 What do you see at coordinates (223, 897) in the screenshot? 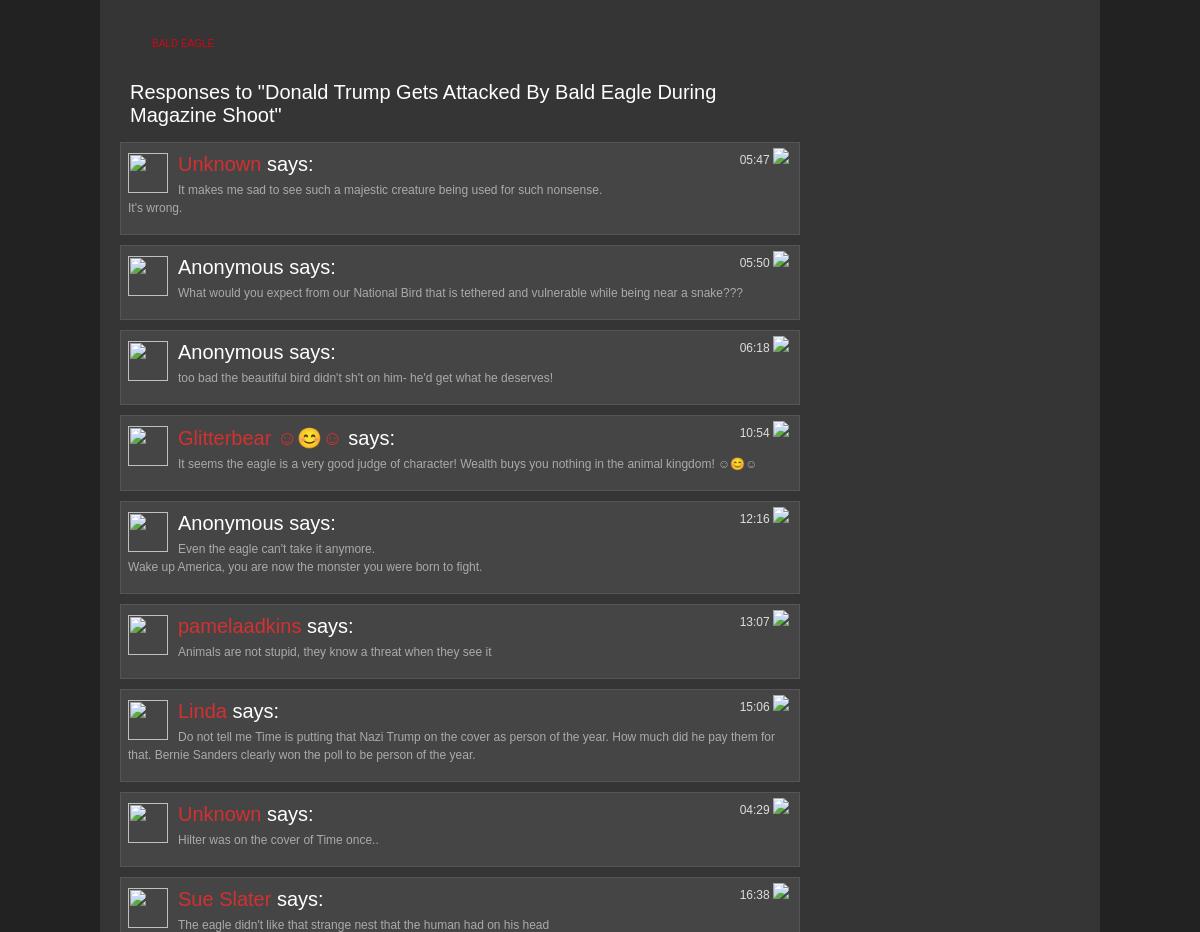
I see `'Sue Slater'` at bounding box center [223, 897].